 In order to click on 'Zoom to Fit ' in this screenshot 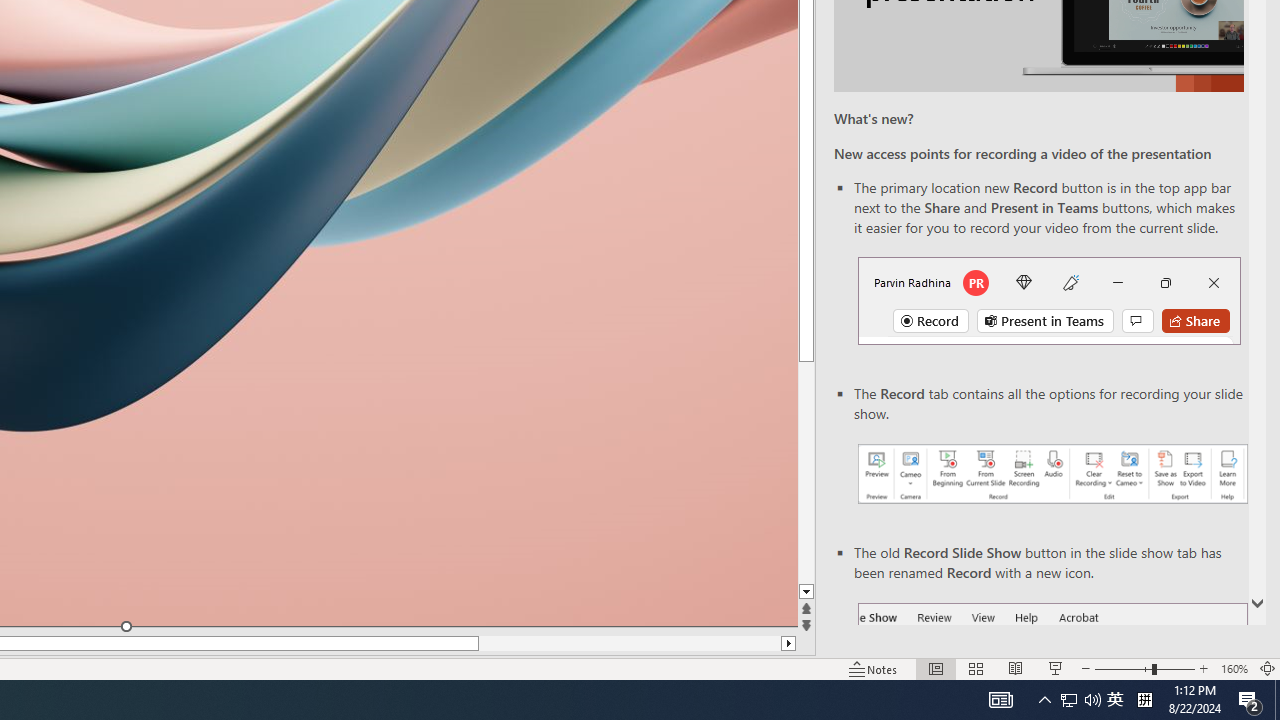, I will do `click(1266, 669)`.